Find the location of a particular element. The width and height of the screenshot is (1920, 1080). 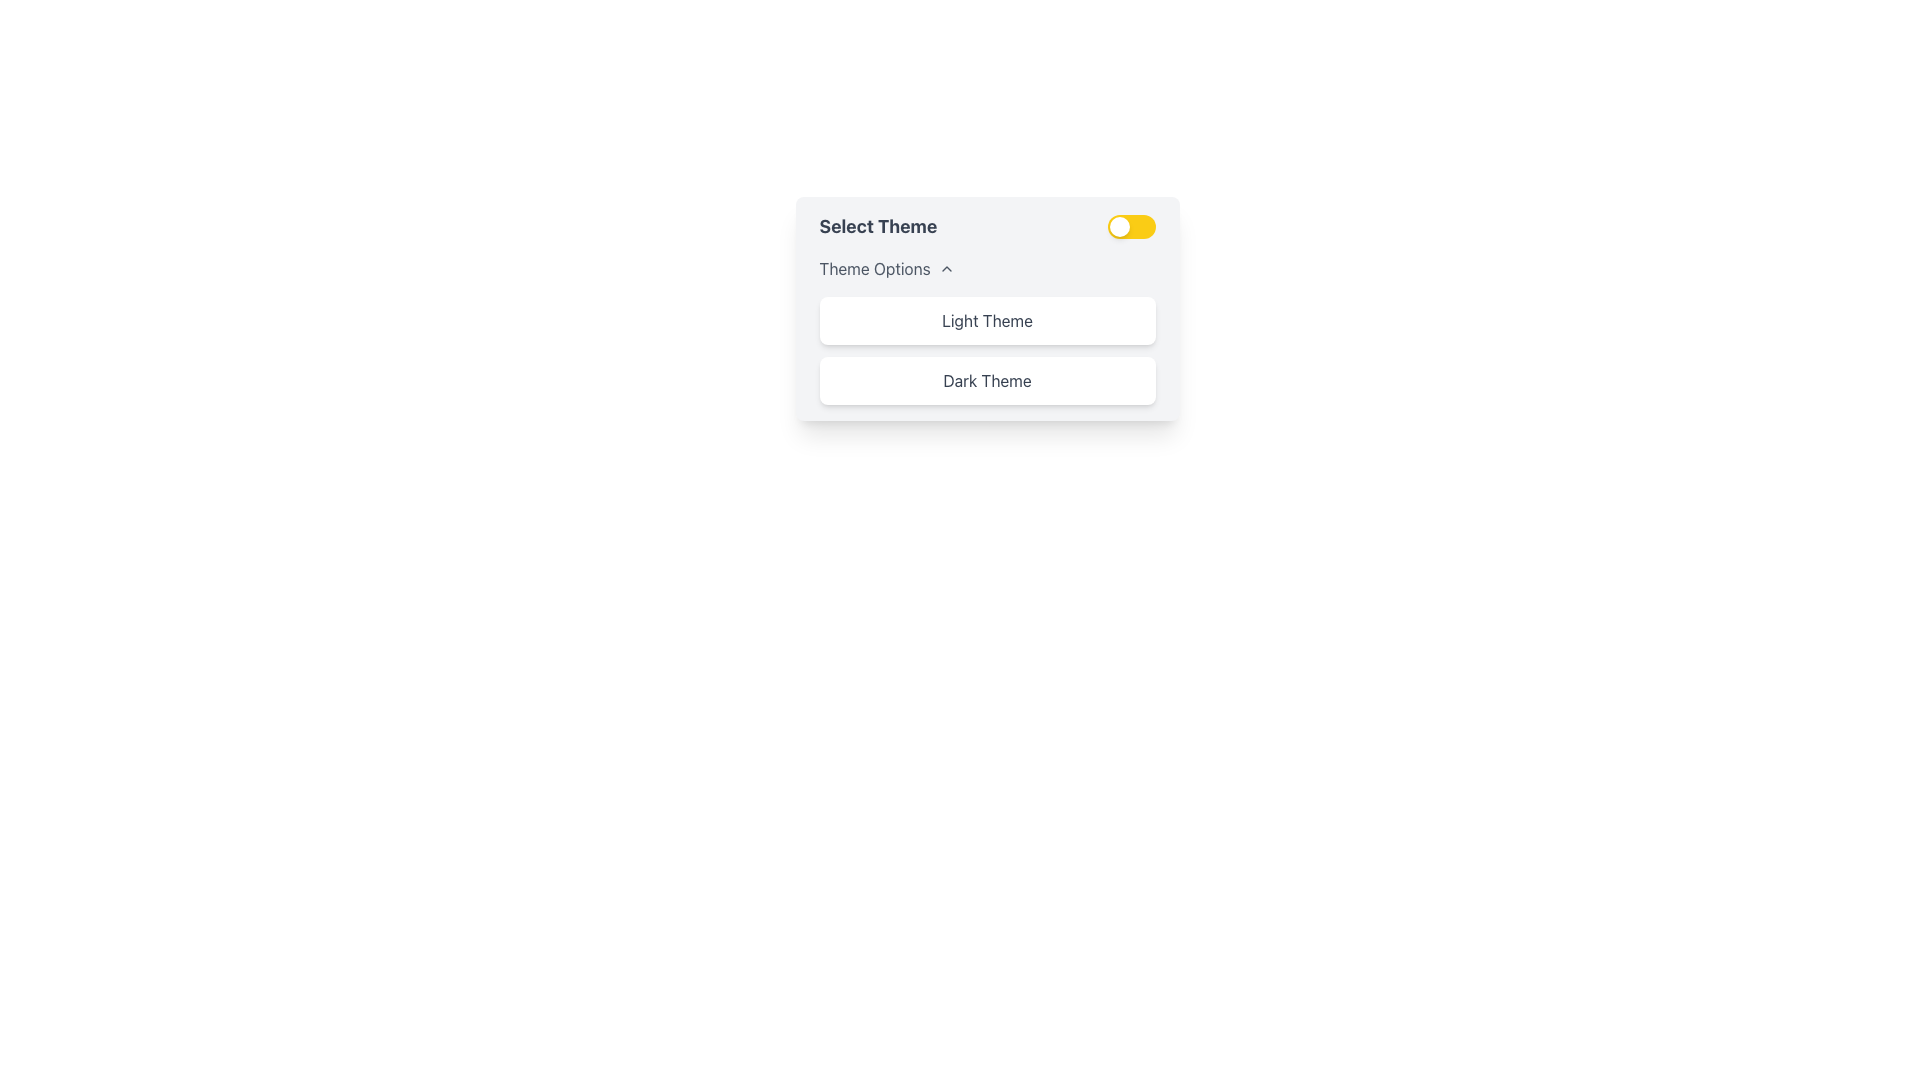

the 'Dark Theme' button located below the 'Light Theme' button in the 'Theme Options' menu is located at coordinates (987, 381).